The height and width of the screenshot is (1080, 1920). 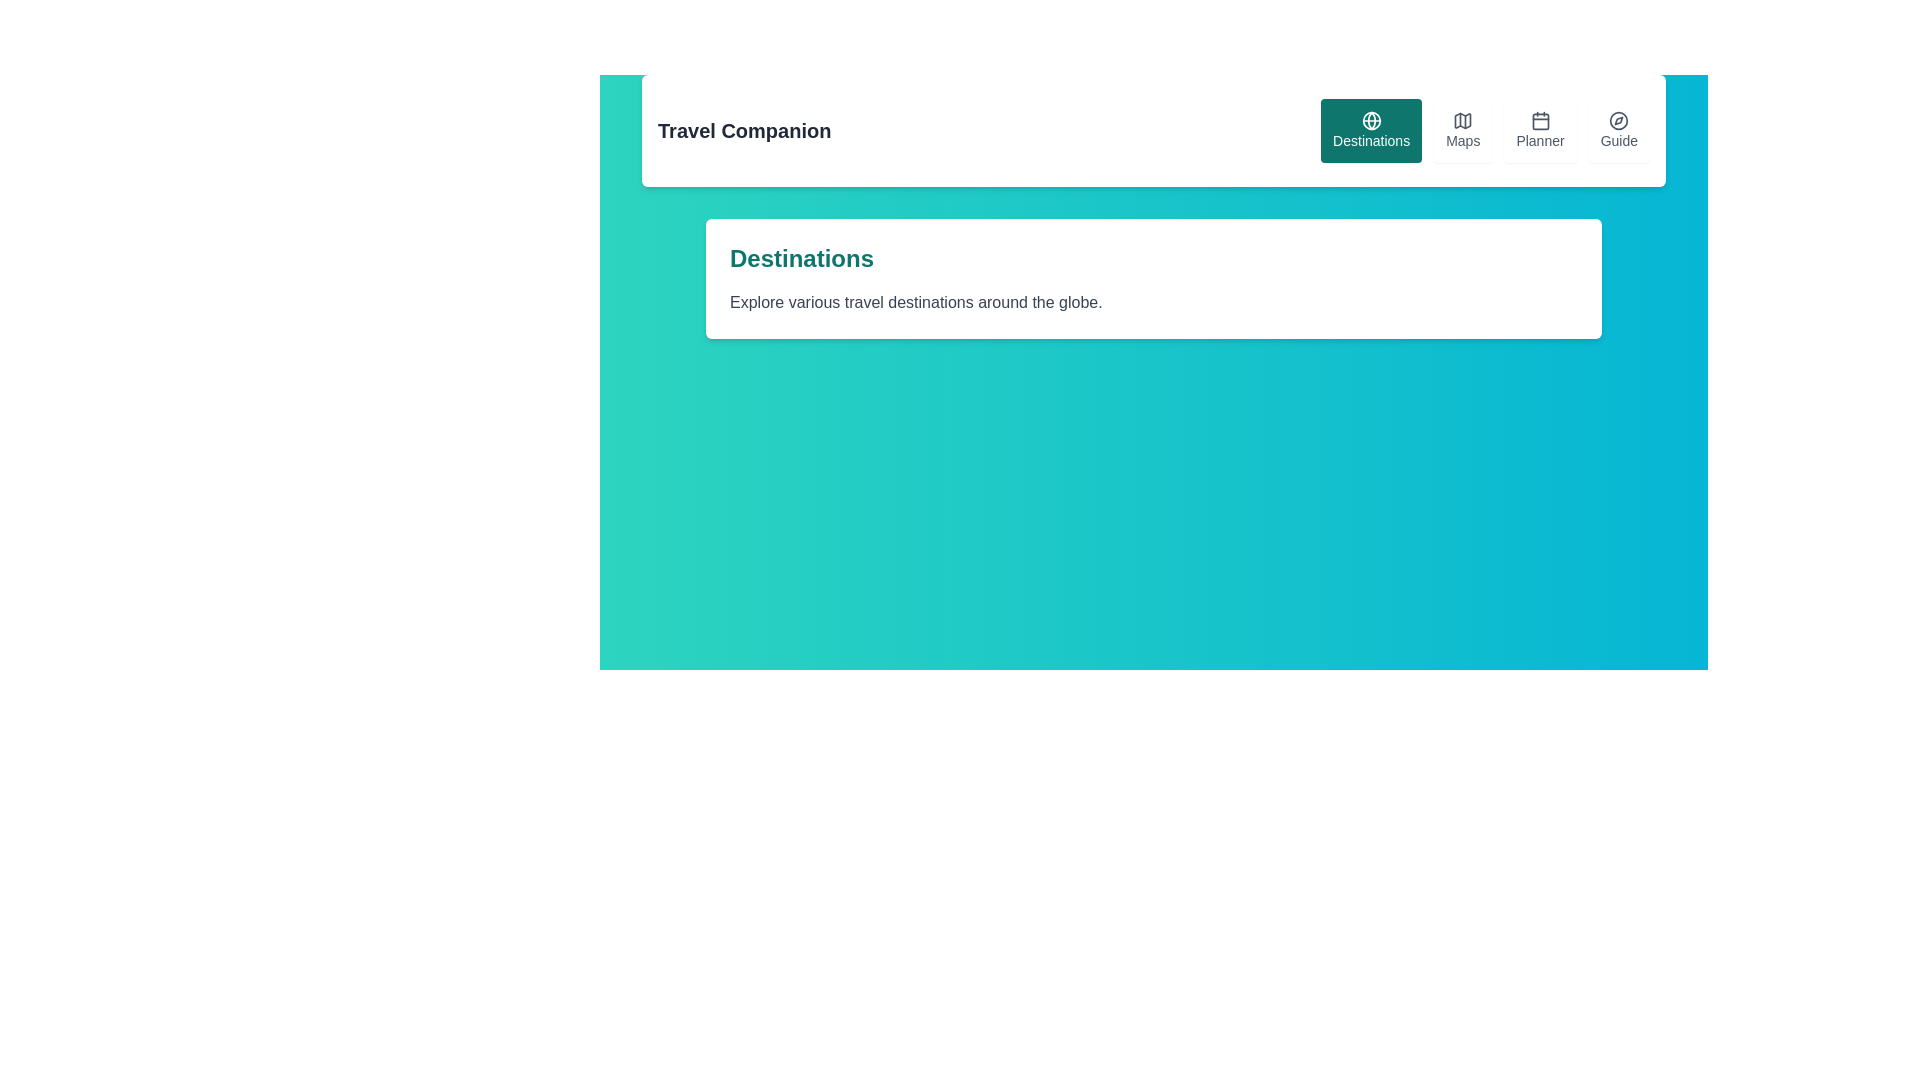 I want to click on the navigation button located at the top-right corner of the layout, adjacent to 'Planner', so click(x=1619, y=140).